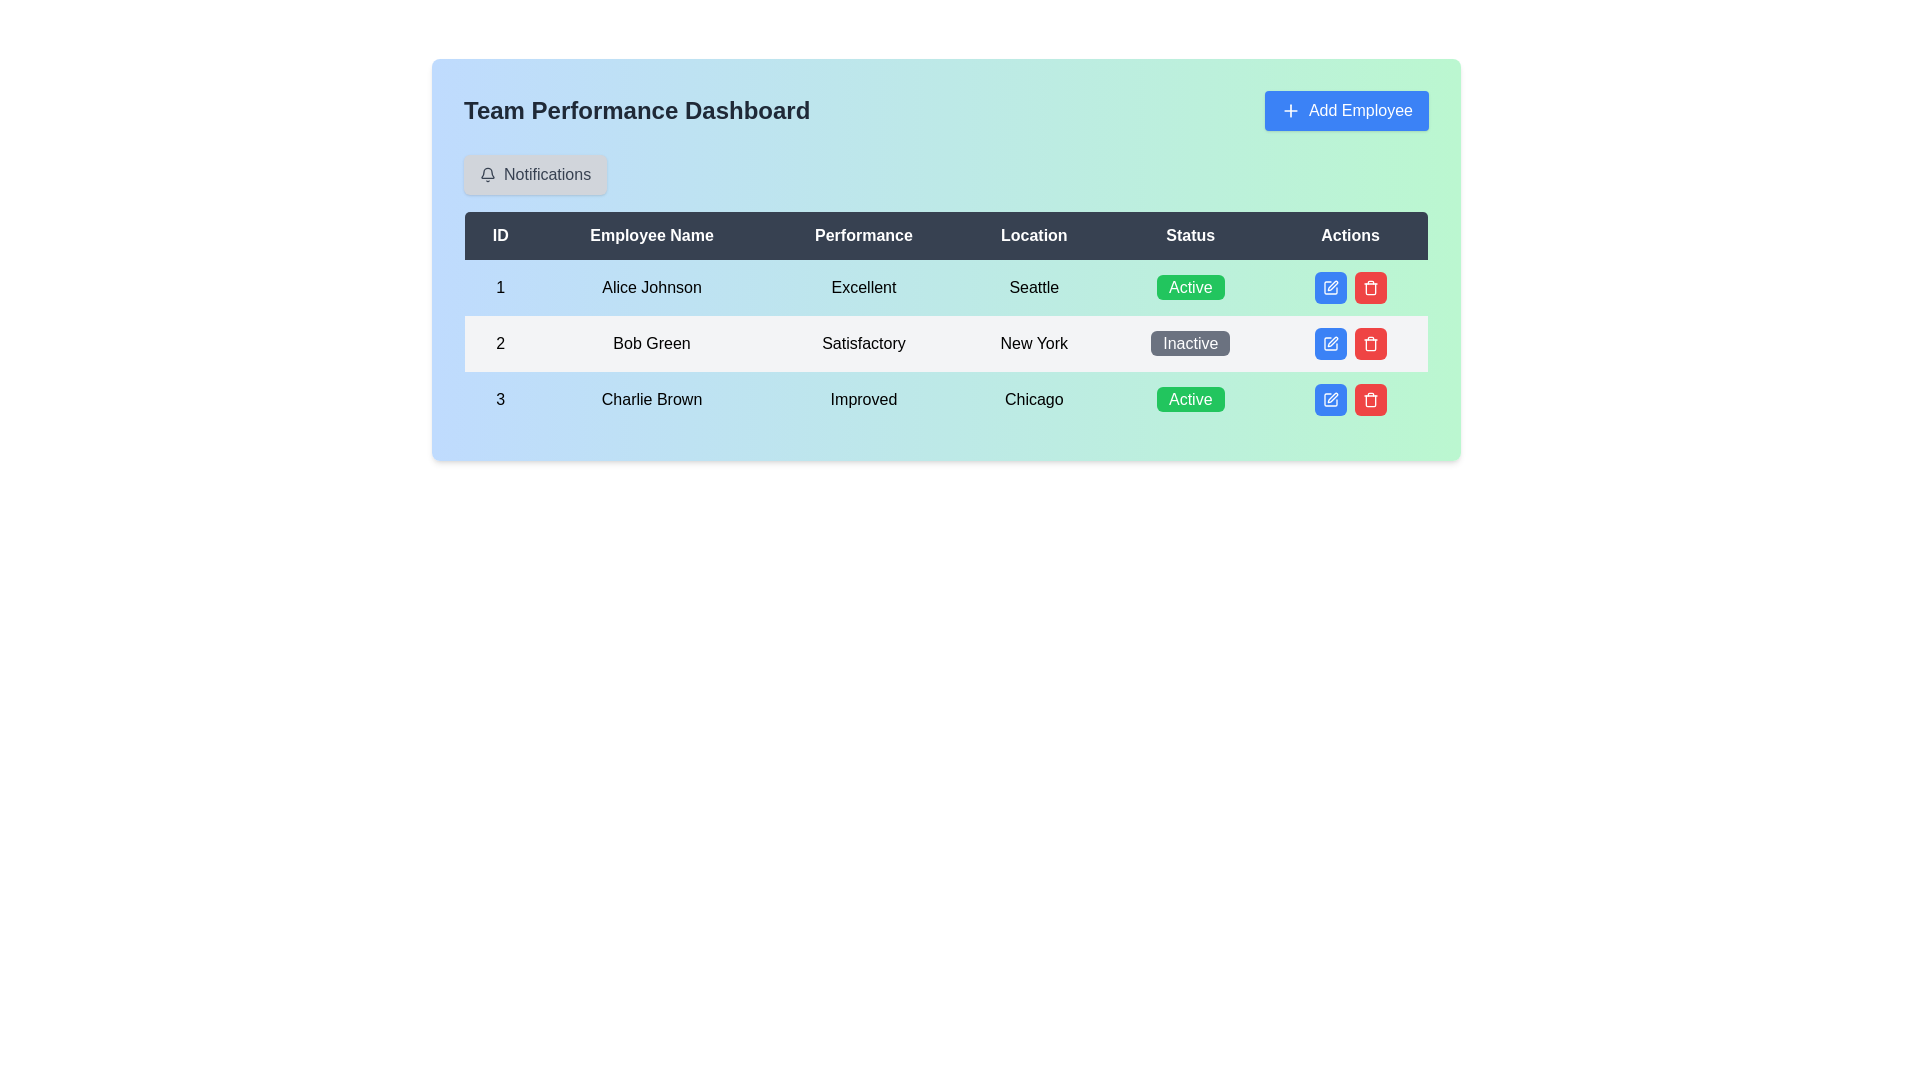 The width and height of the screenshot is (1920, 1080). What do you see at coordinates (864, 234) in the screenshot?
I see `the third header in the table indicating performance metrics, located between 'Employee Name' and 'Location' in the 'Team Performance Dashboard'` at bounding box center [864, 234].